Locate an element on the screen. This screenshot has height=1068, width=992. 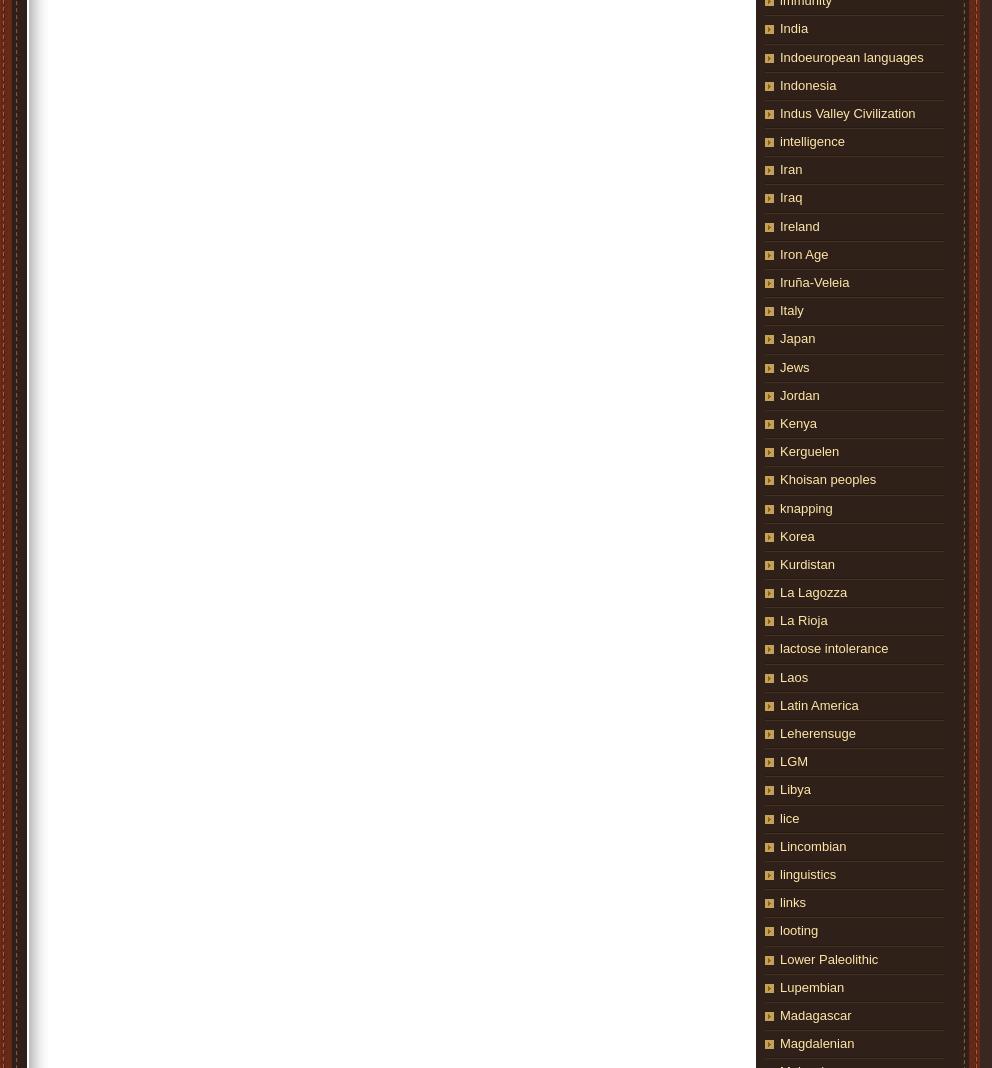
'links' is located at coordinates (779, 901).